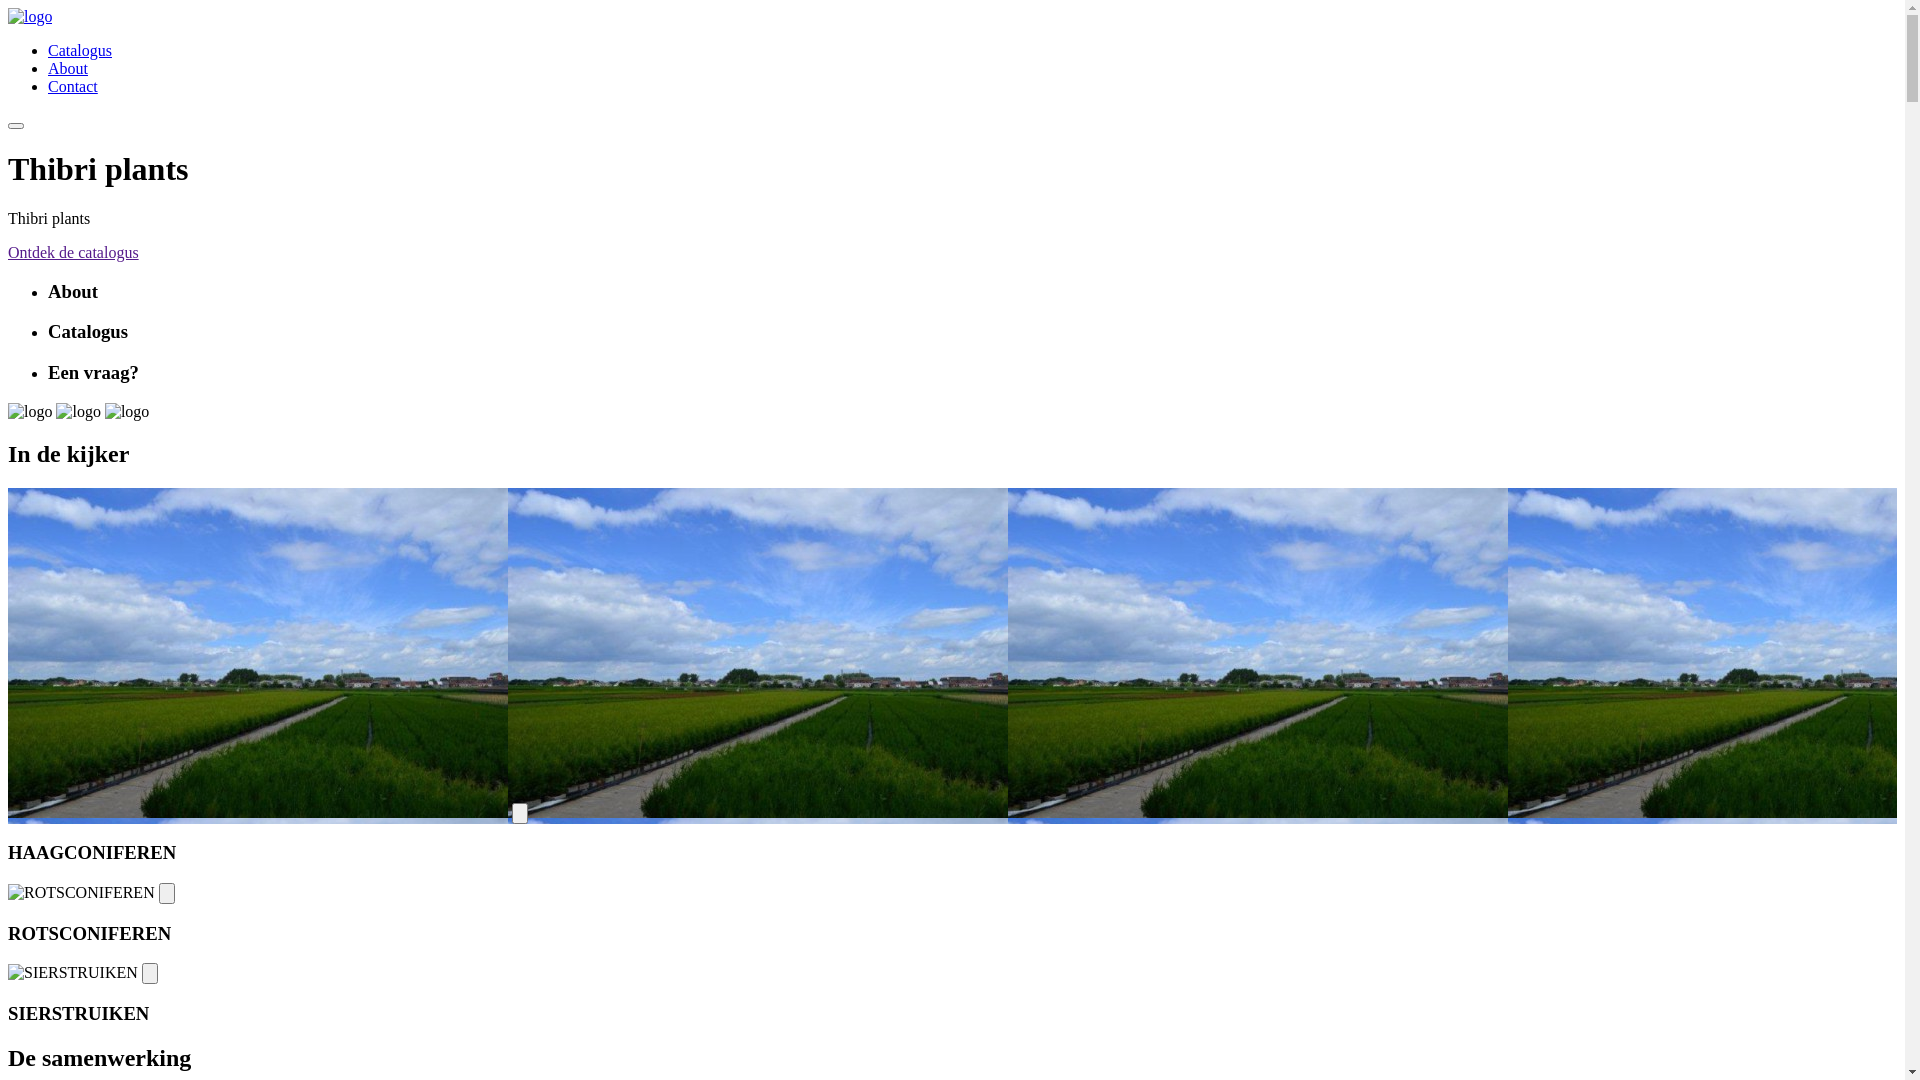 This screenshot has height=1080, width=1920. Describe the element at coordinates (8, 16) in the screenshot. I see `'logo'` at that location.